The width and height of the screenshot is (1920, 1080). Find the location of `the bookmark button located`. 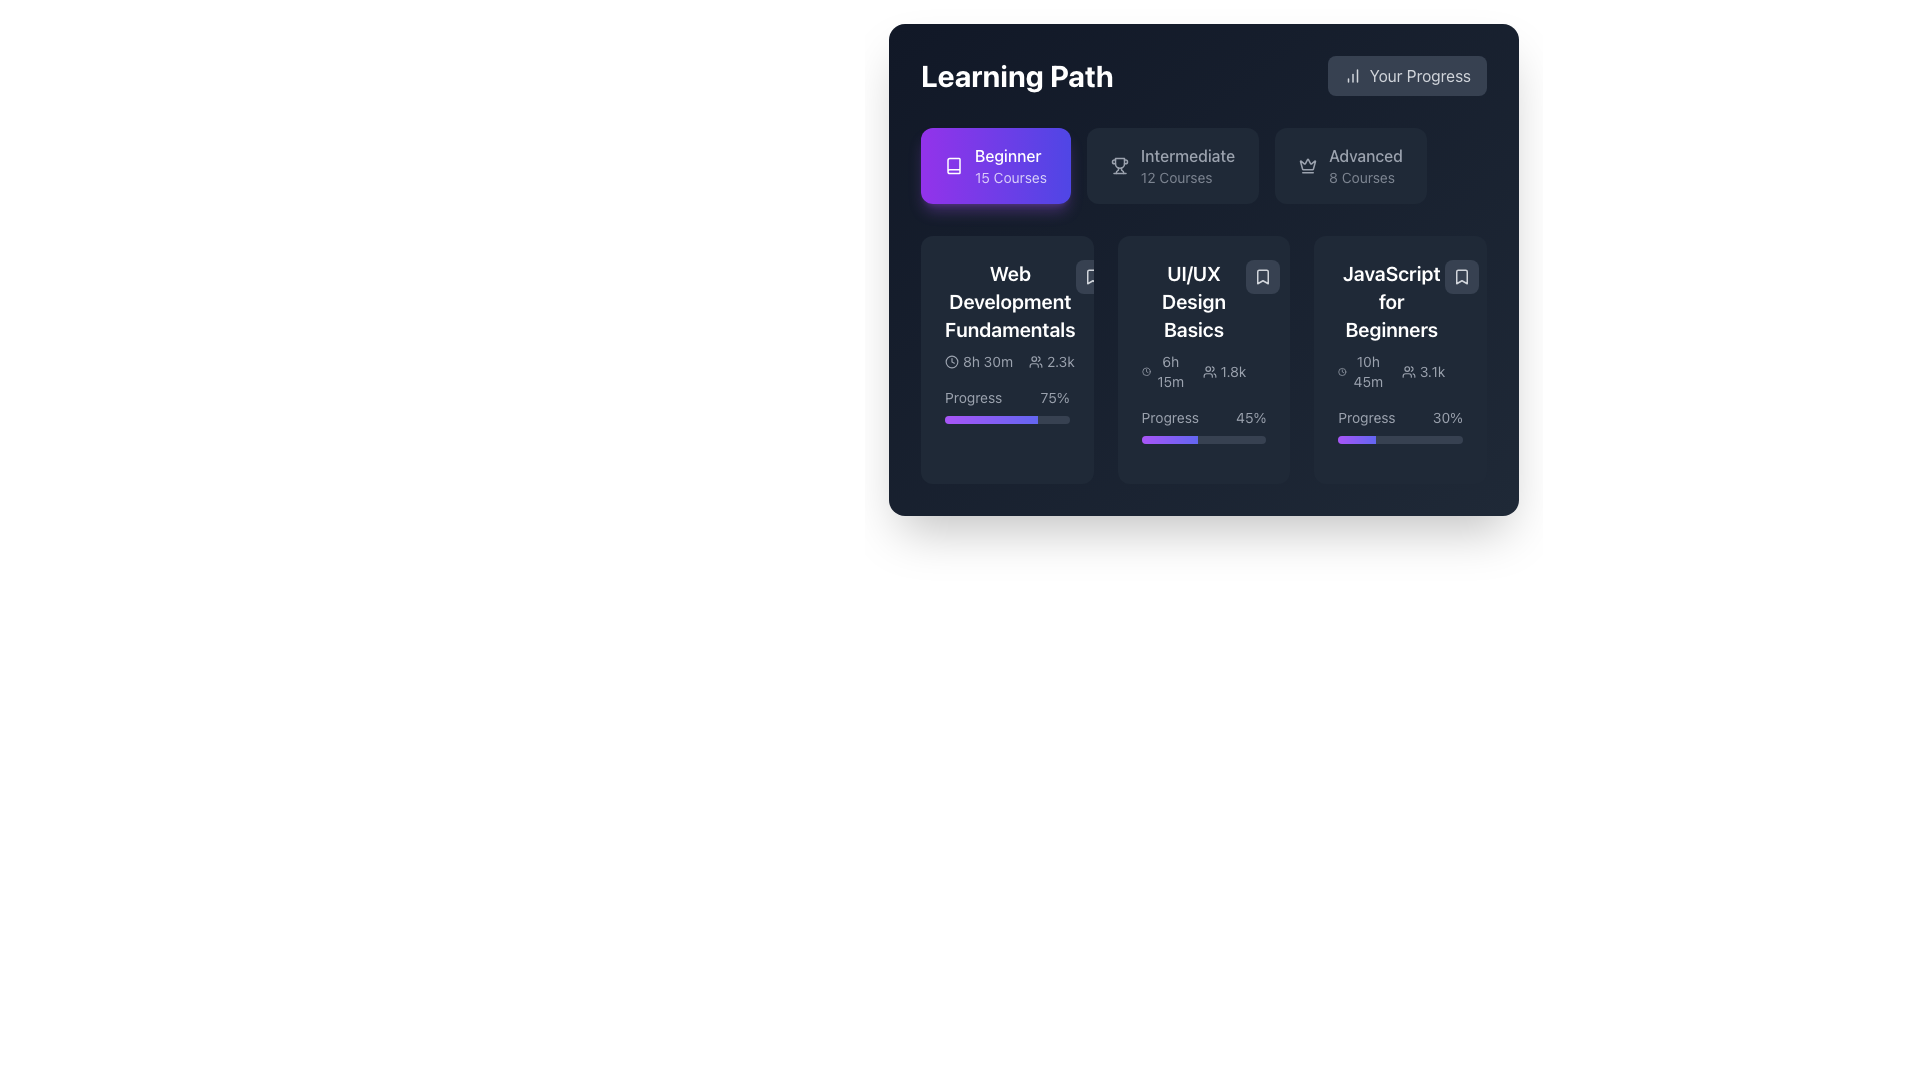

the bookmark button located is located at coordinates (1262, 277).